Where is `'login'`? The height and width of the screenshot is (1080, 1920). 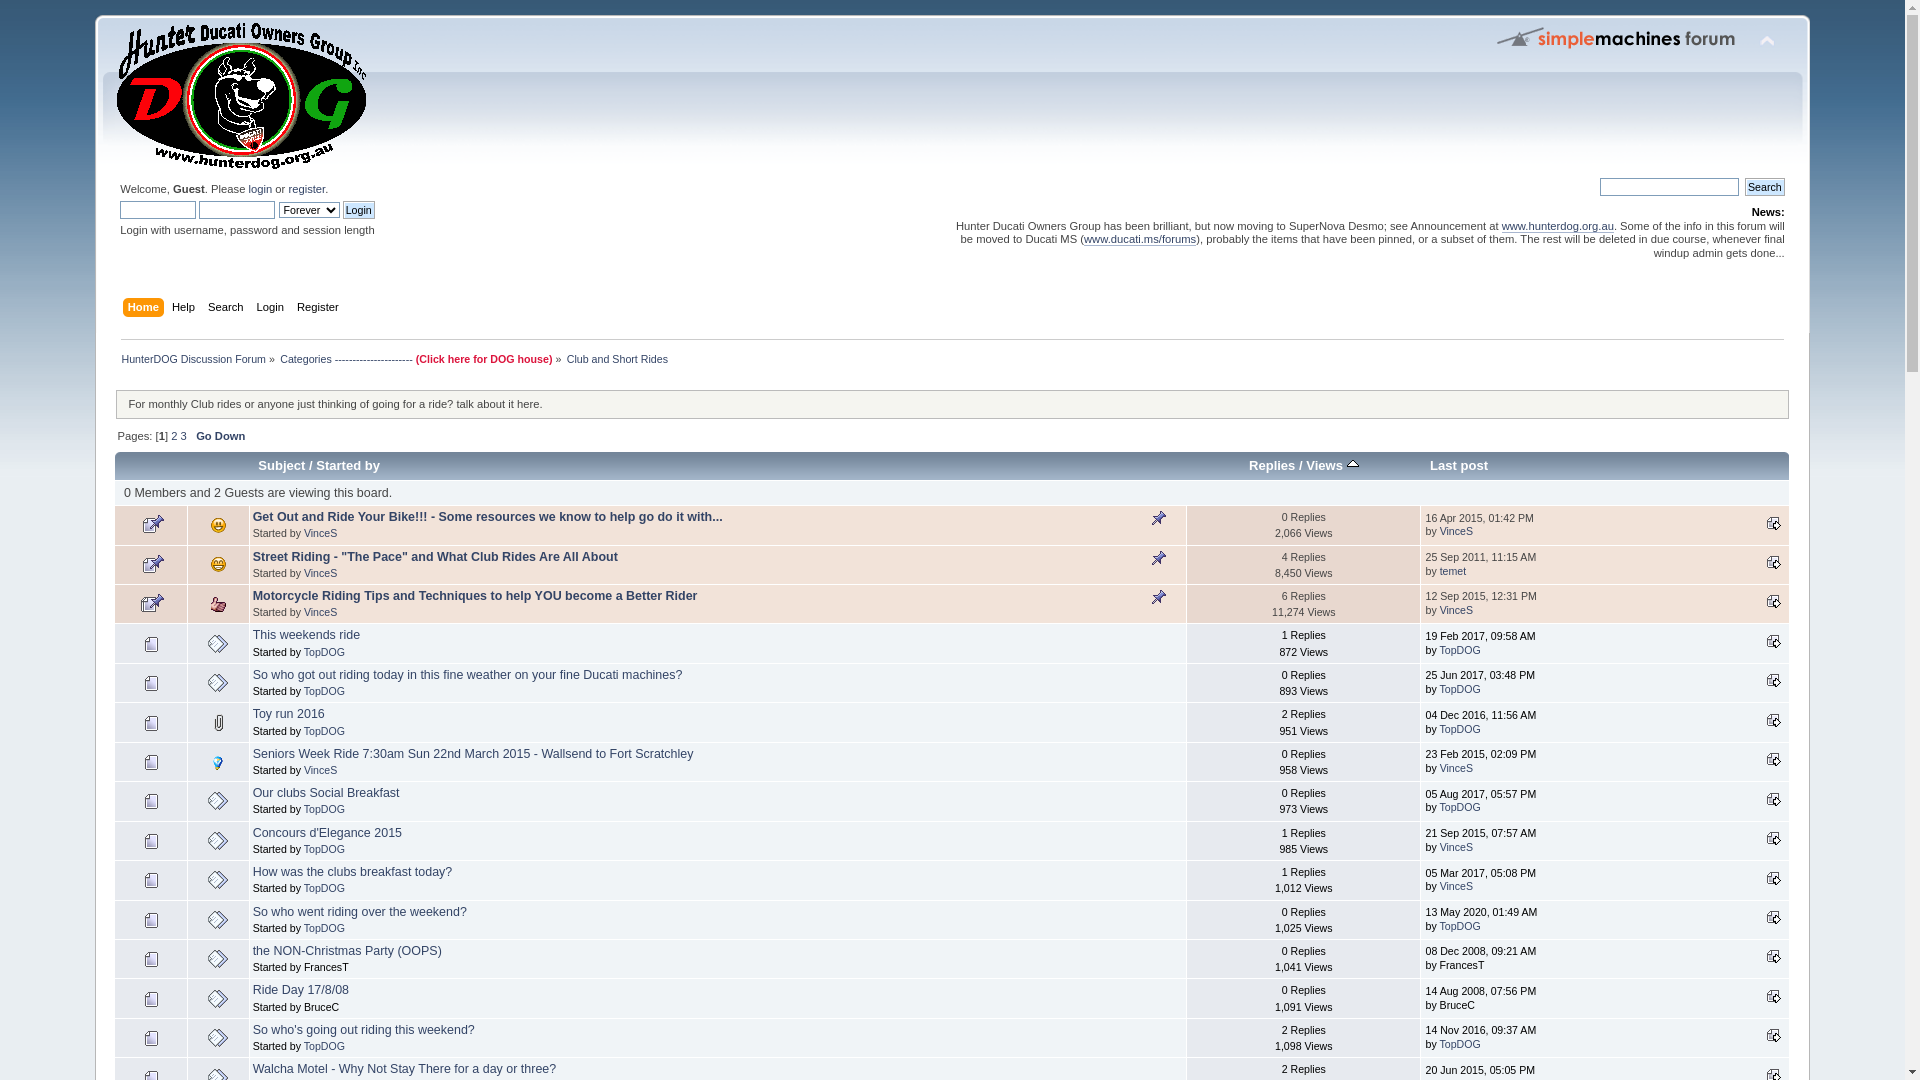 'login' is located at coordinates (247, 189).